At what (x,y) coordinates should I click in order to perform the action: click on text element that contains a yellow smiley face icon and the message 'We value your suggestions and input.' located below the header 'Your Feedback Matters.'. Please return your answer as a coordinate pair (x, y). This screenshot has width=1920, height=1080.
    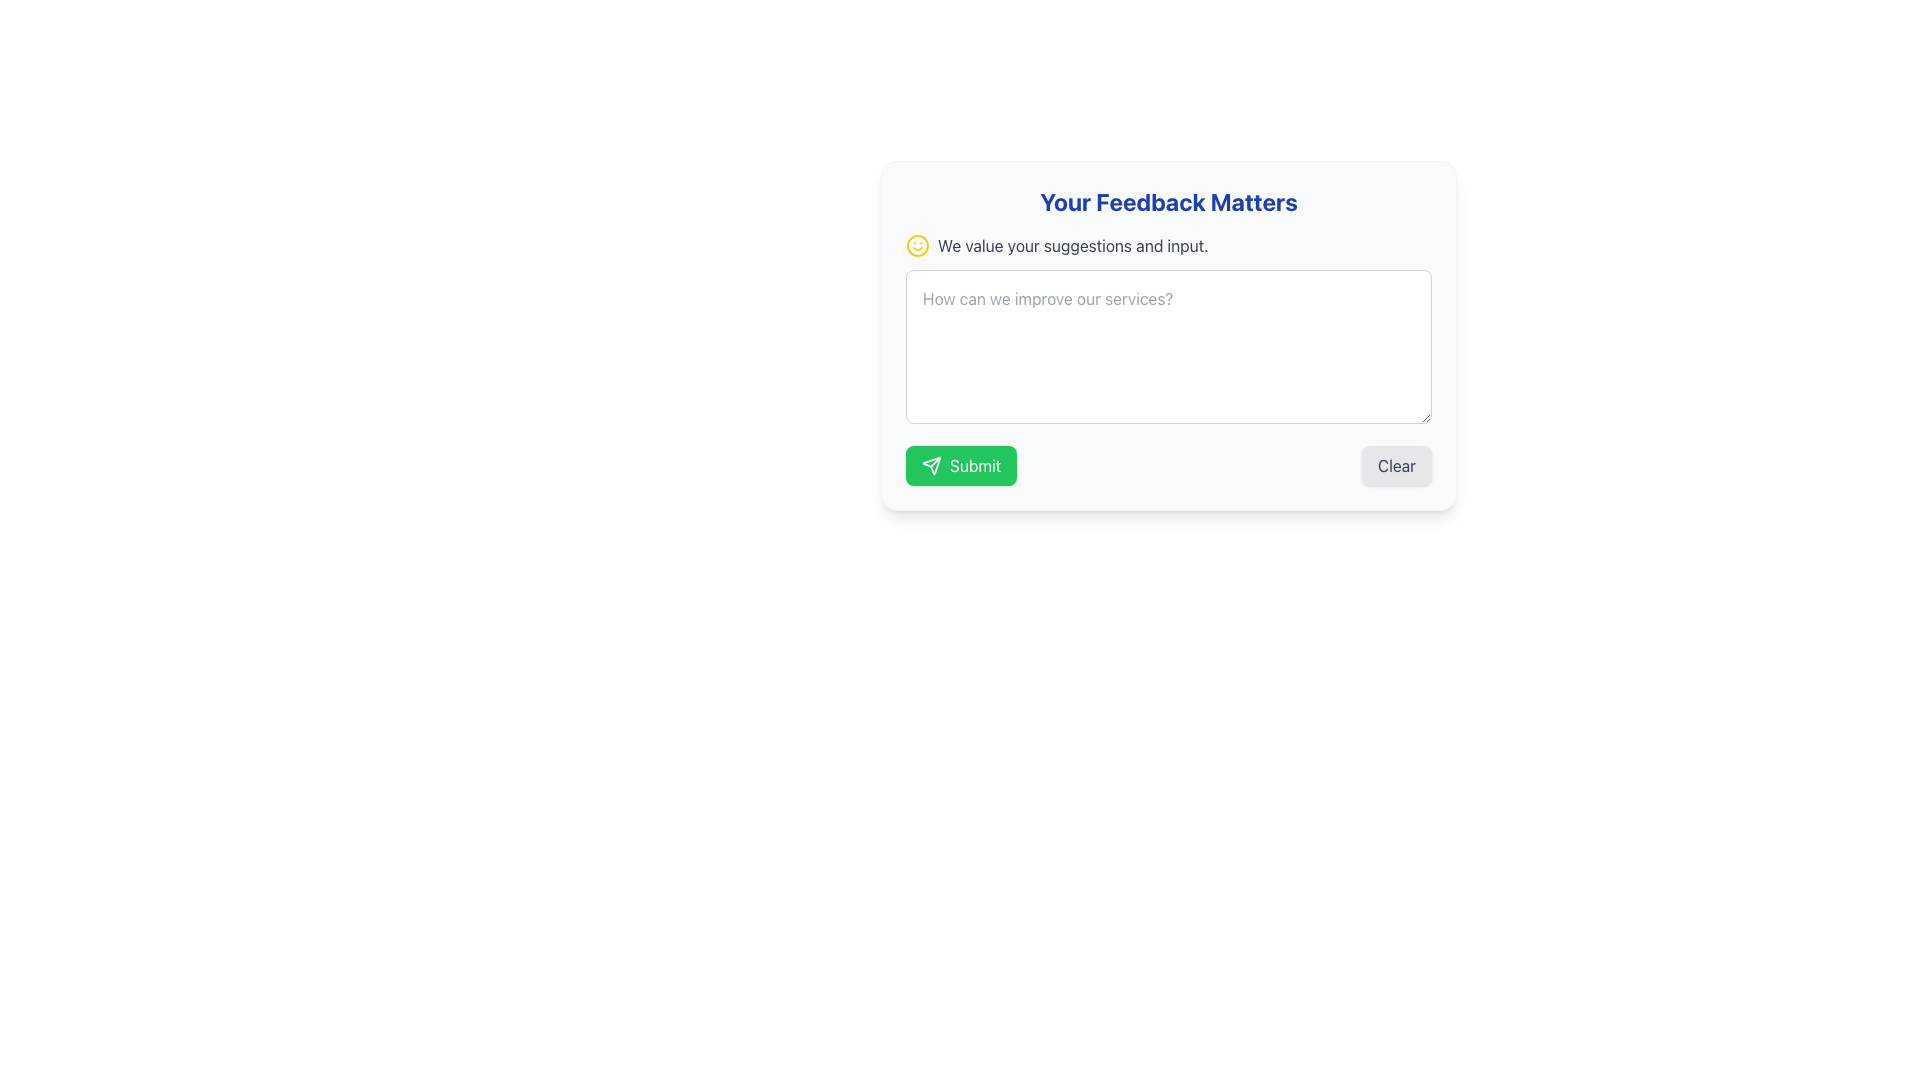
    Looking at the image, I should click on (1169, 245).